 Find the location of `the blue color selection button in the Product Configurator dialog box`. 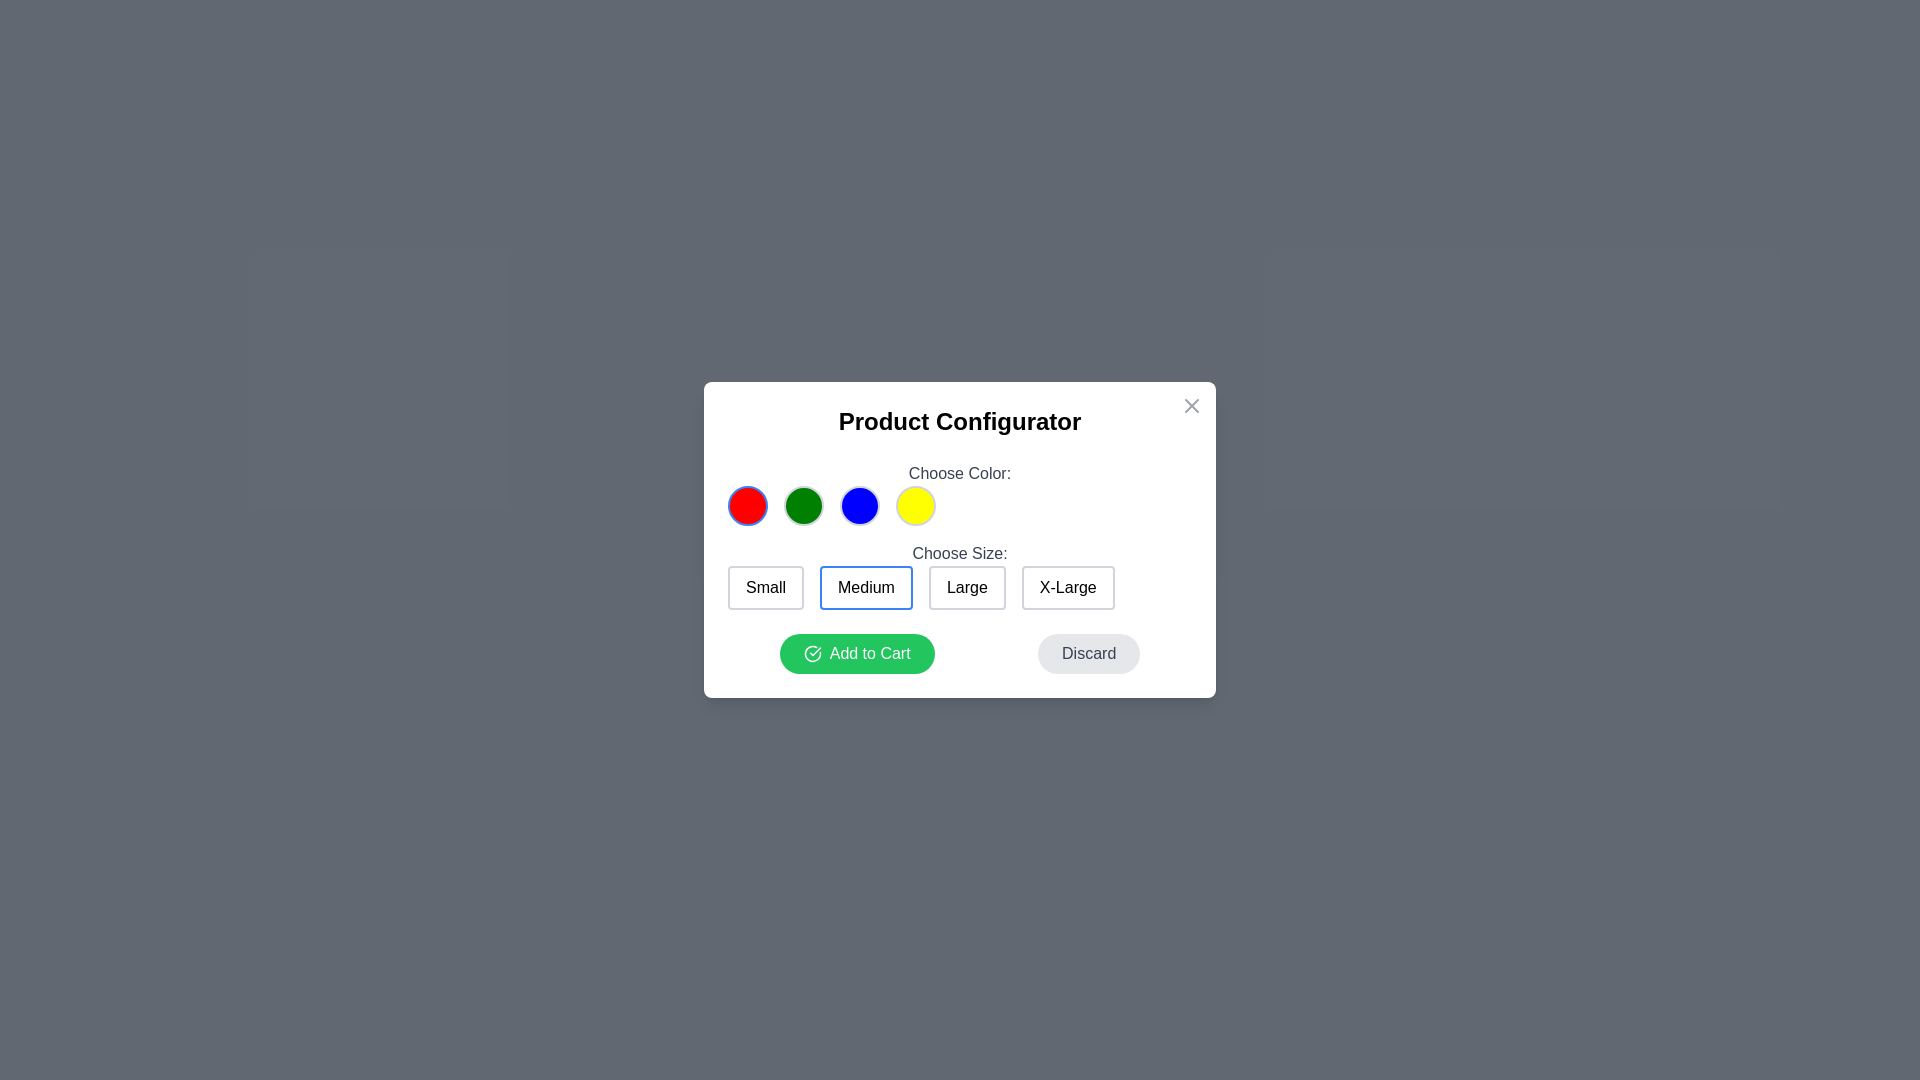

the blue color selection button in the Product Configurator dialog box is located at coordinates (859, 504).